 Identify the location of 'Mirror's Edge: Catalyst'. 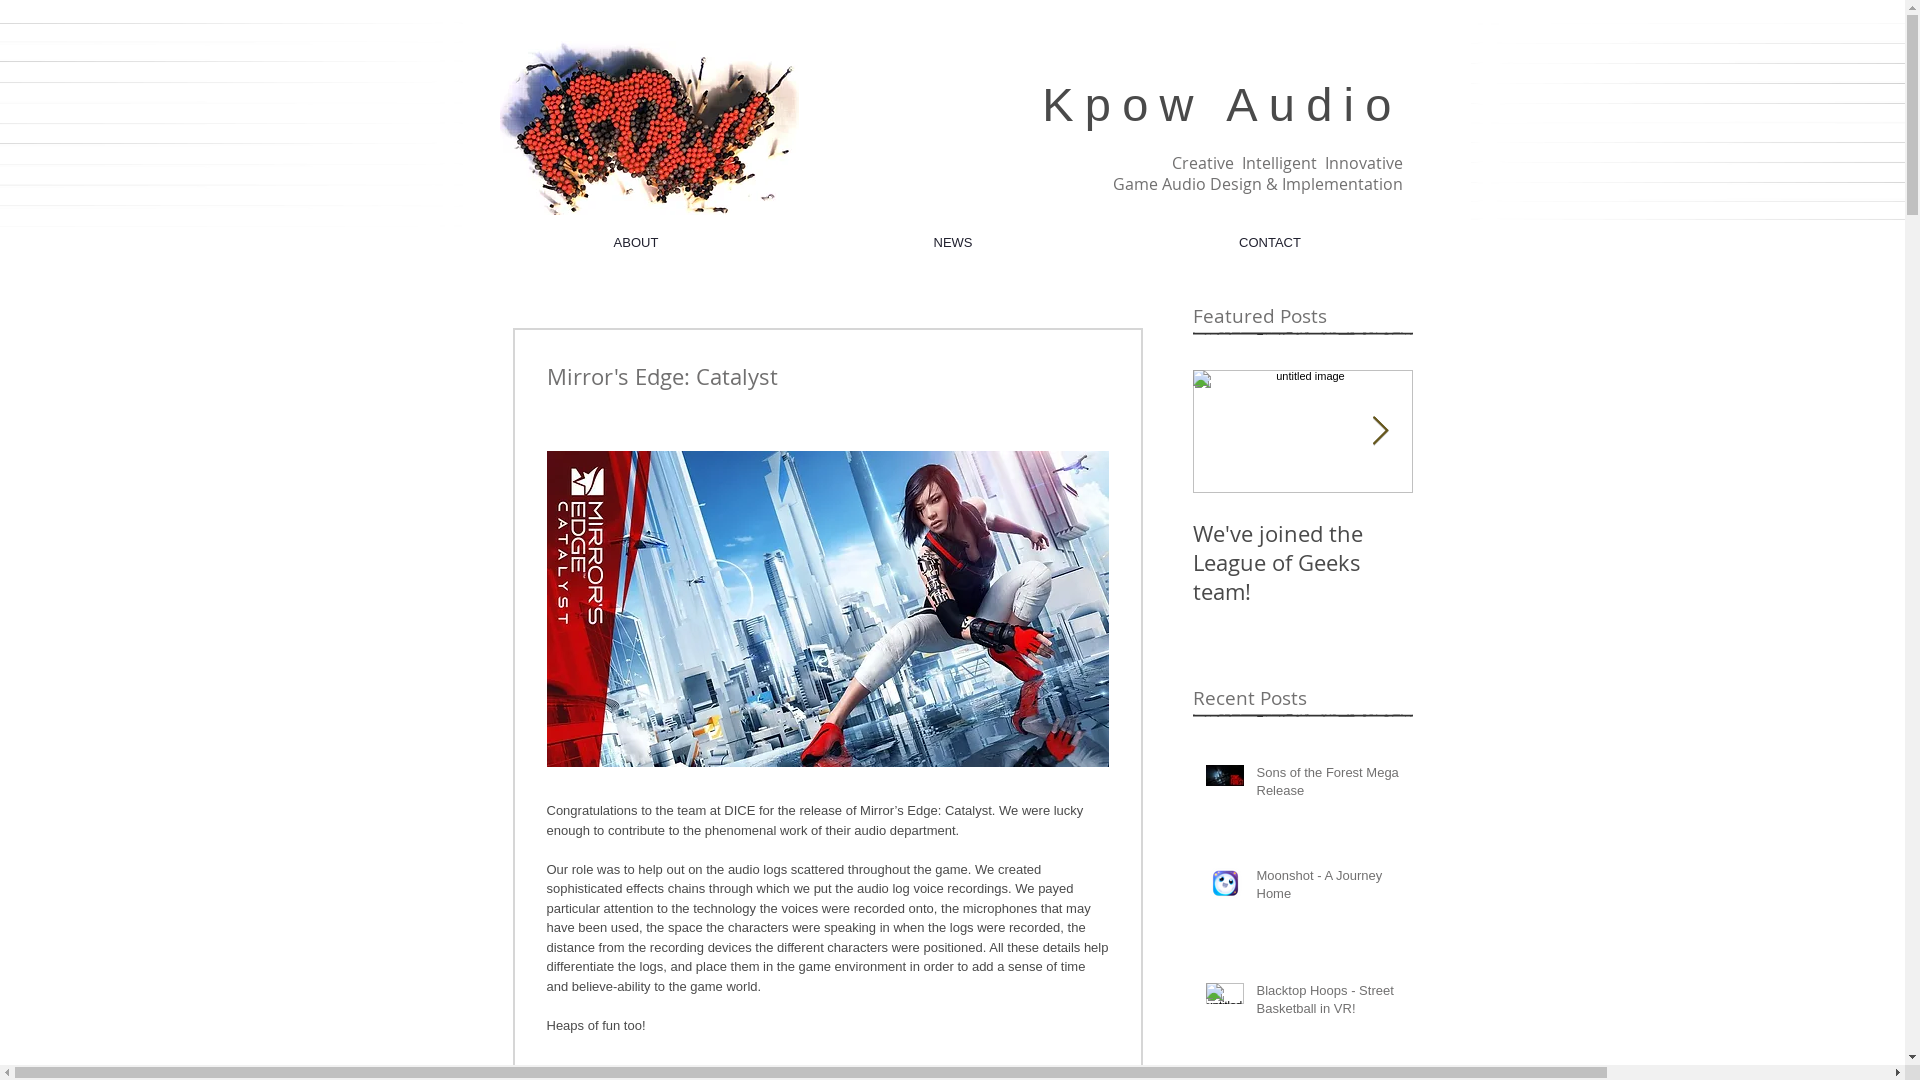
(1520, 547).